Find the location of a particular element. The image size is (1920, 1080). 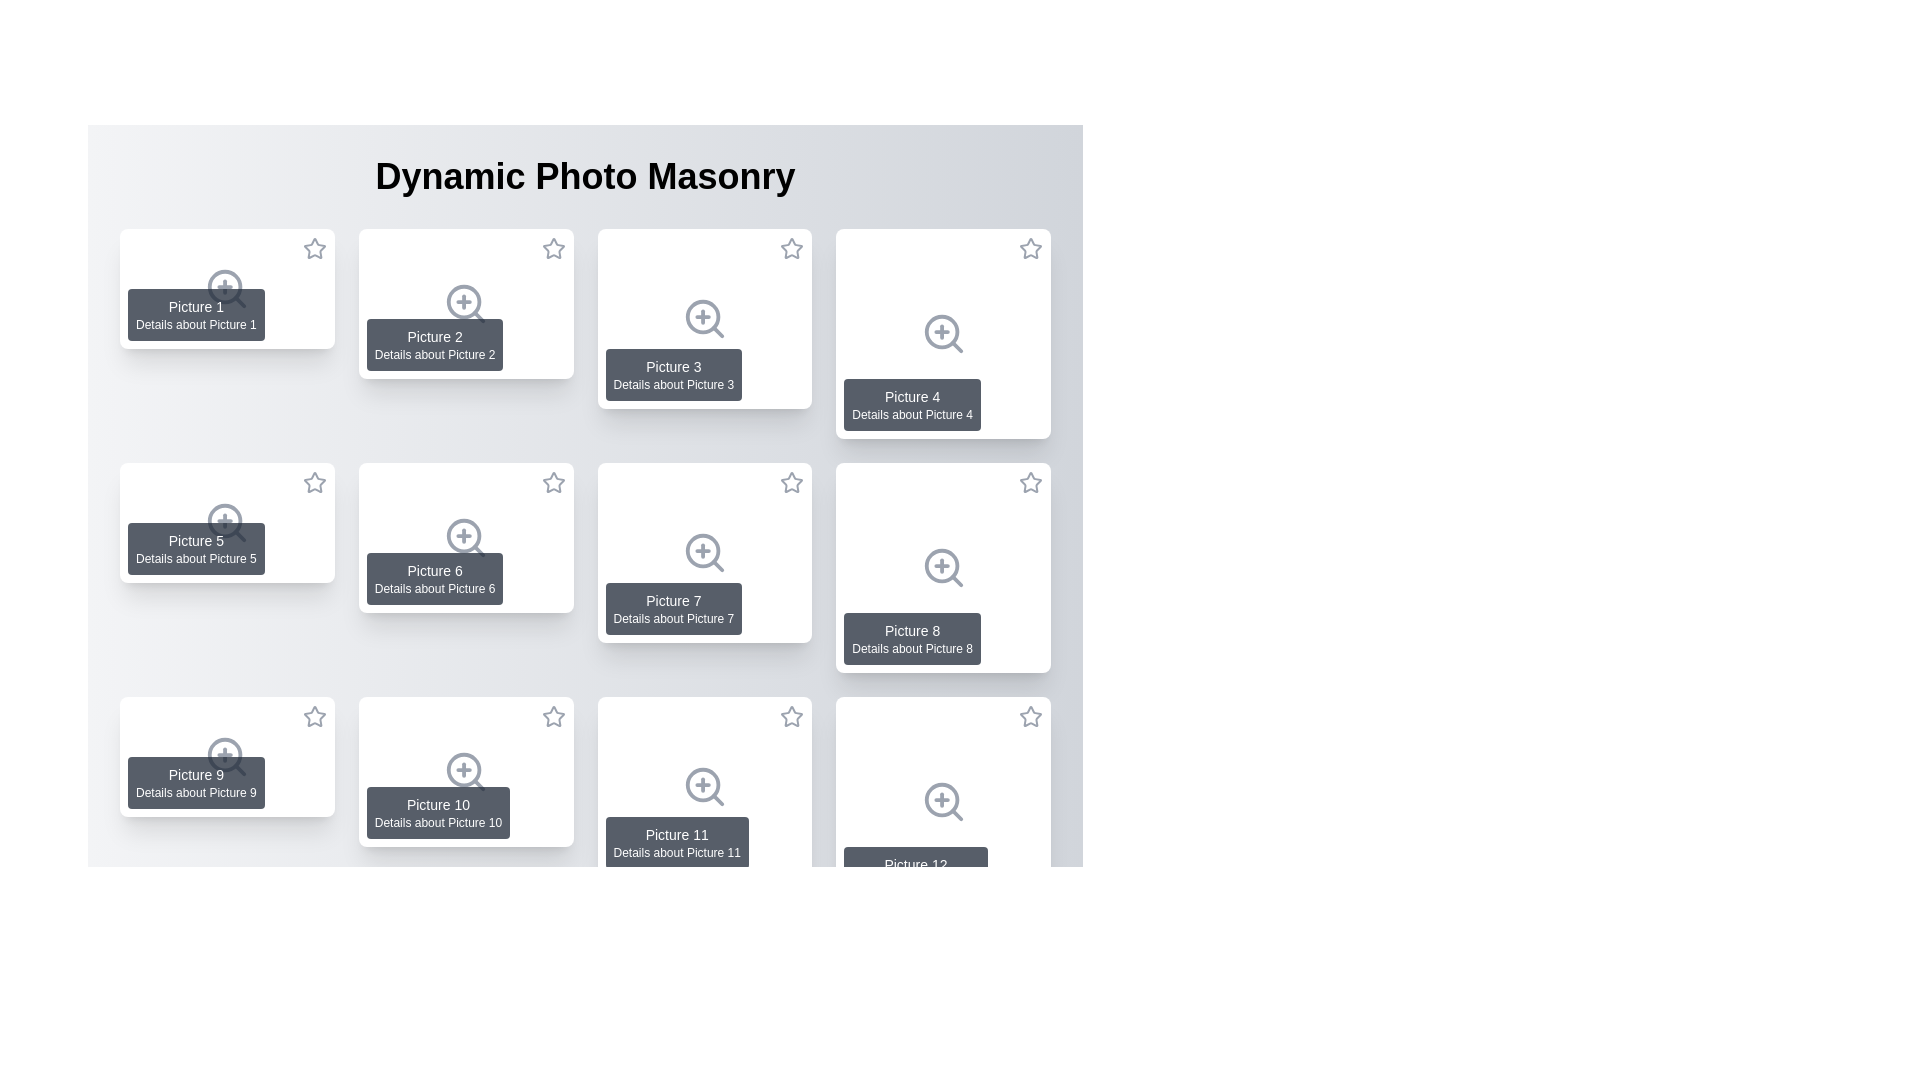

text label that displays 'Picture 6' in white font on a dark gray background, located in the third row and second column of the grid is located at coordinates (434, 570).